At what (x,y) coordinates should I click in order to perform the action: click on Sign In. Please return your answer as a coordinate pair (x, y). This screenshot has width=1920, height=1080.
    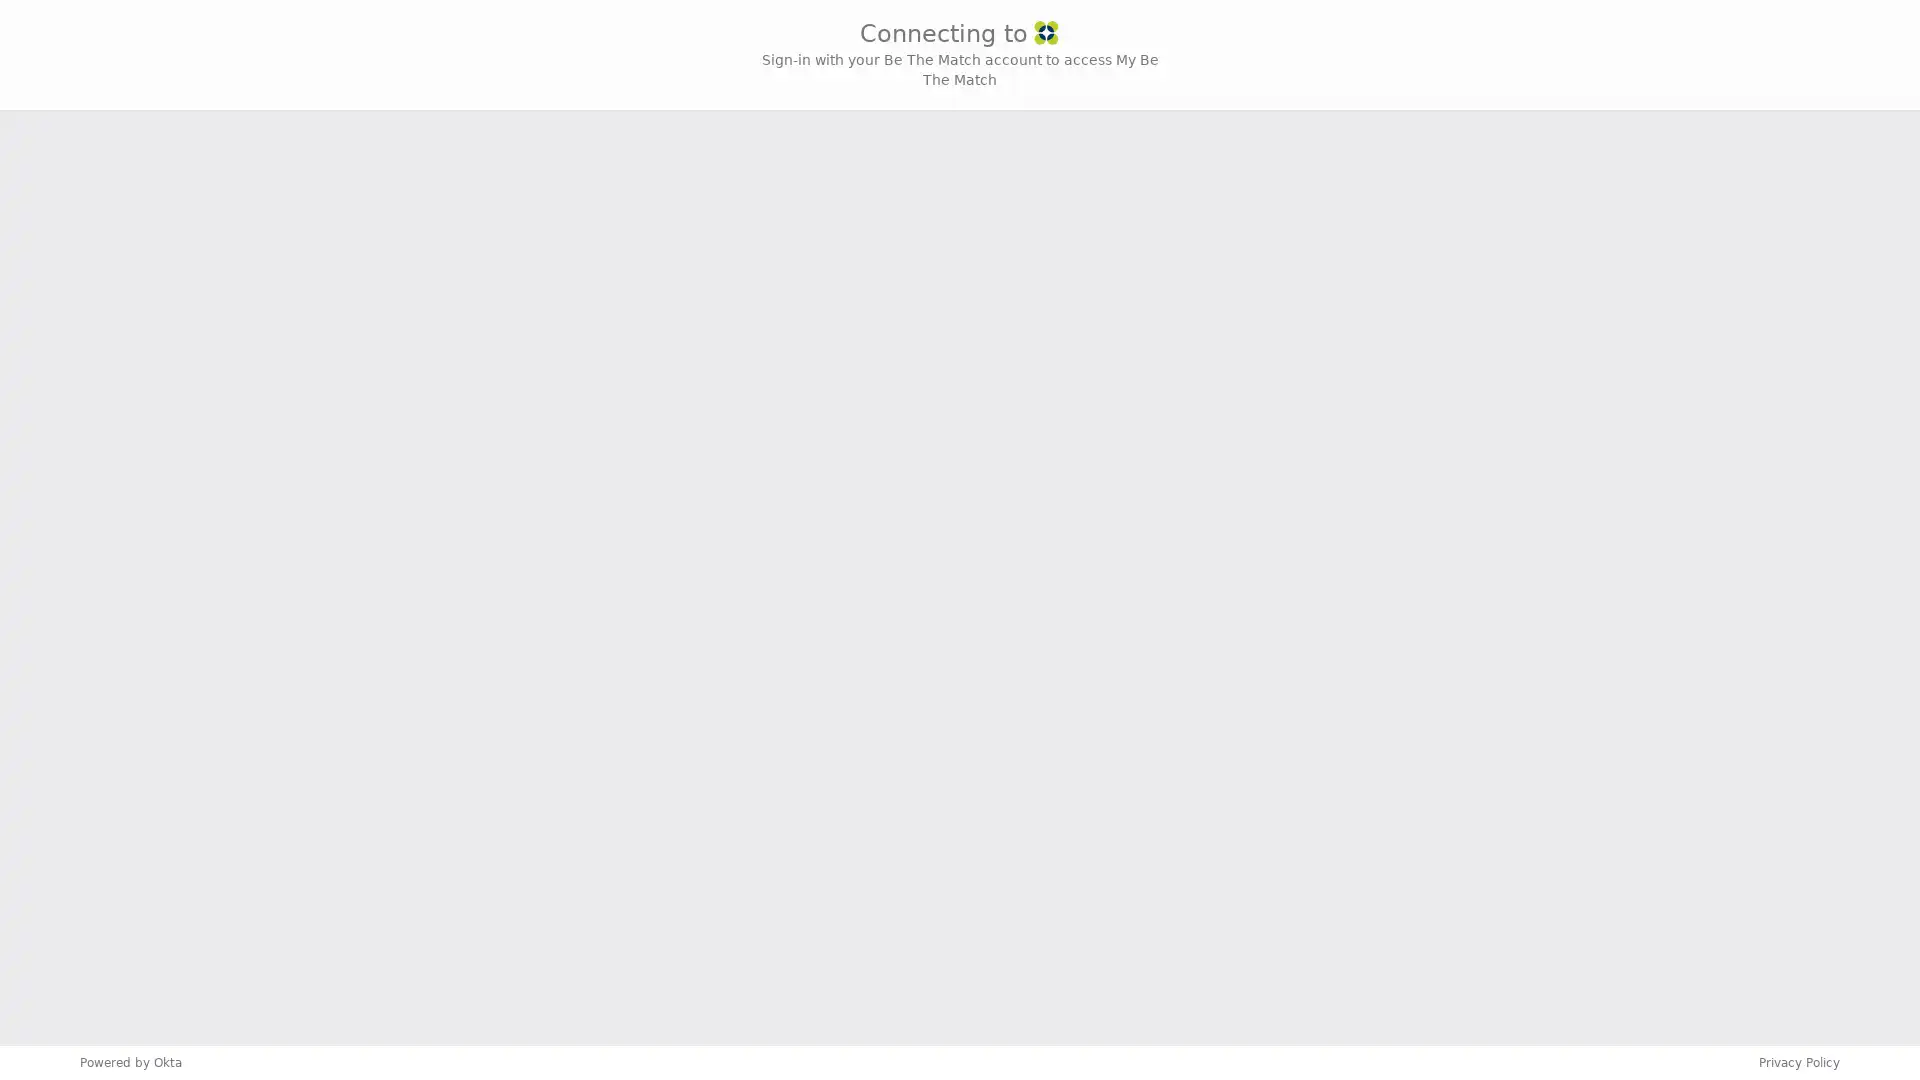
    Looking at the image, I should click on (960, 608).